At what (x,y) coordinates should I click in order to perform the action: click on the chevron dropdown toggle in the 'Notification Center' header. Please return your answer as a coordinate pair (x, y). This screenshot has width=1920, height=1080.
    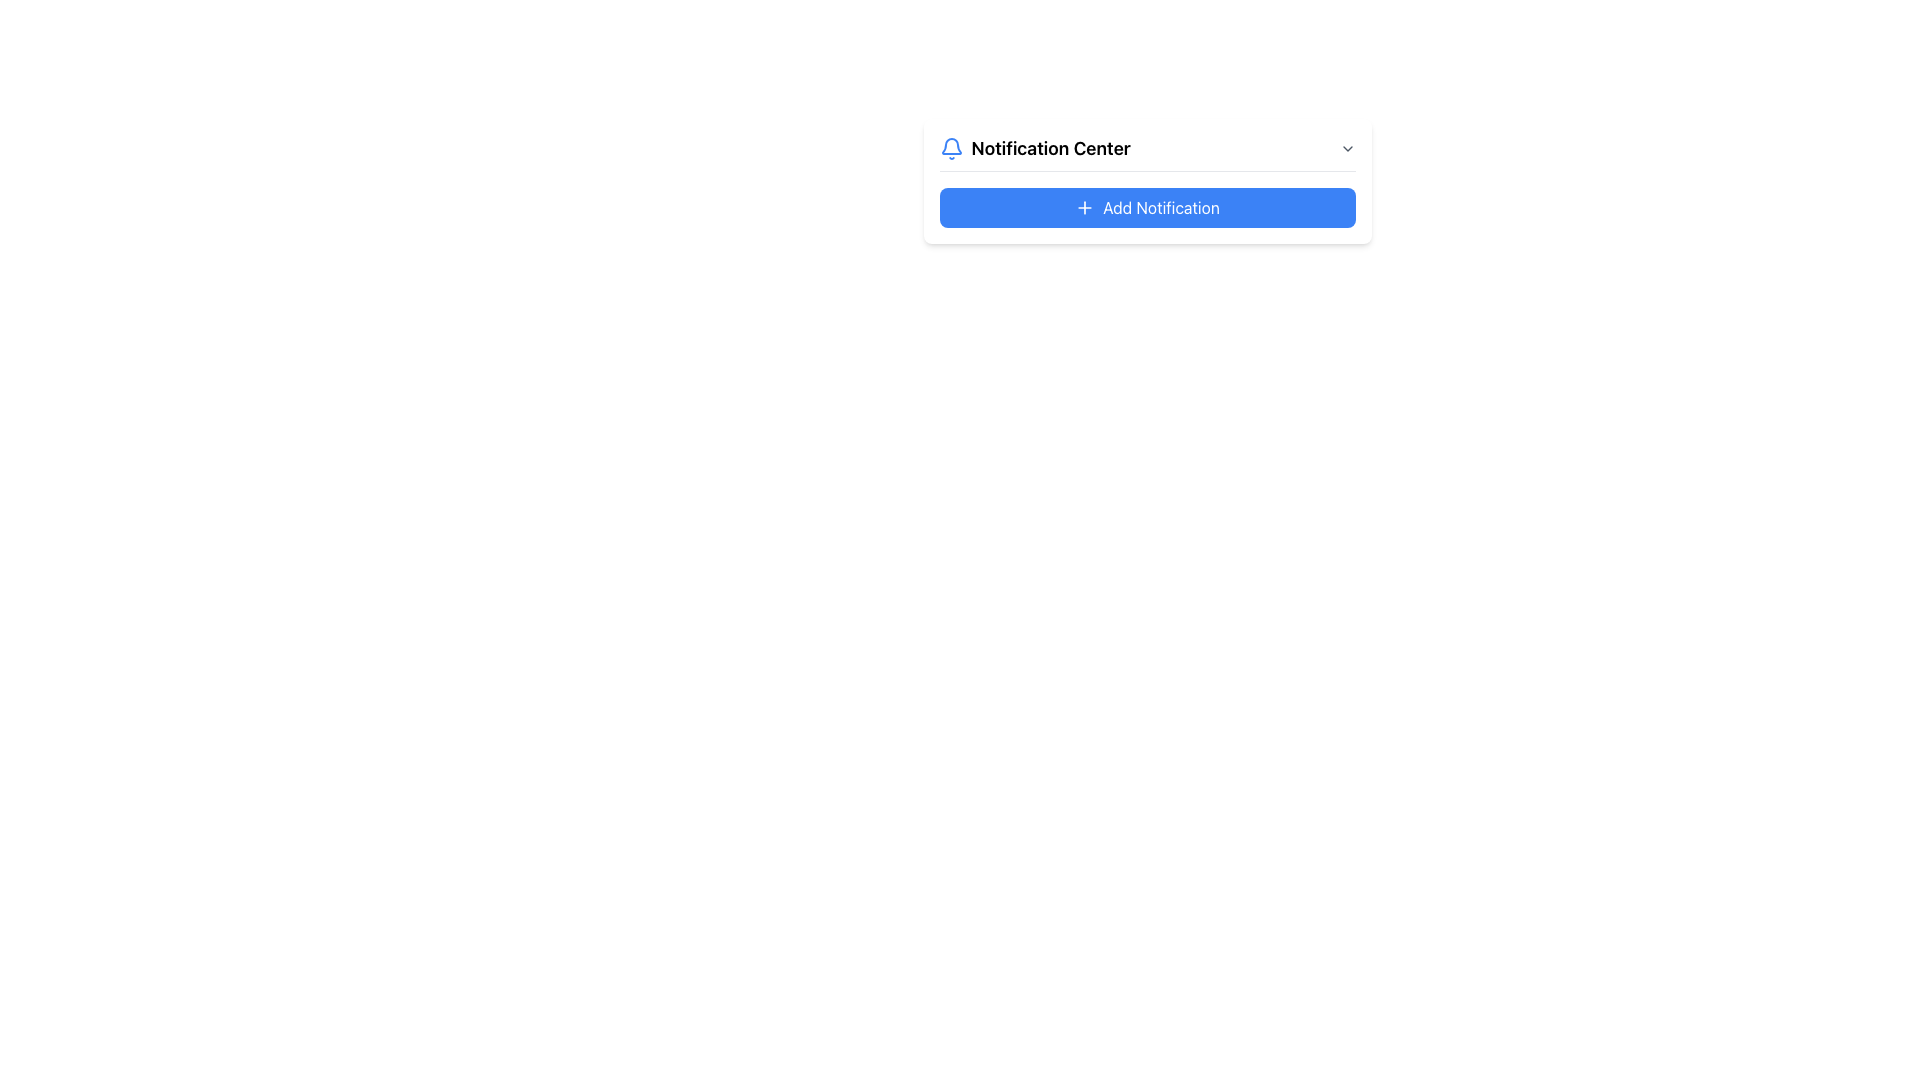
    Looking at the image, I should click on (1347, 148).